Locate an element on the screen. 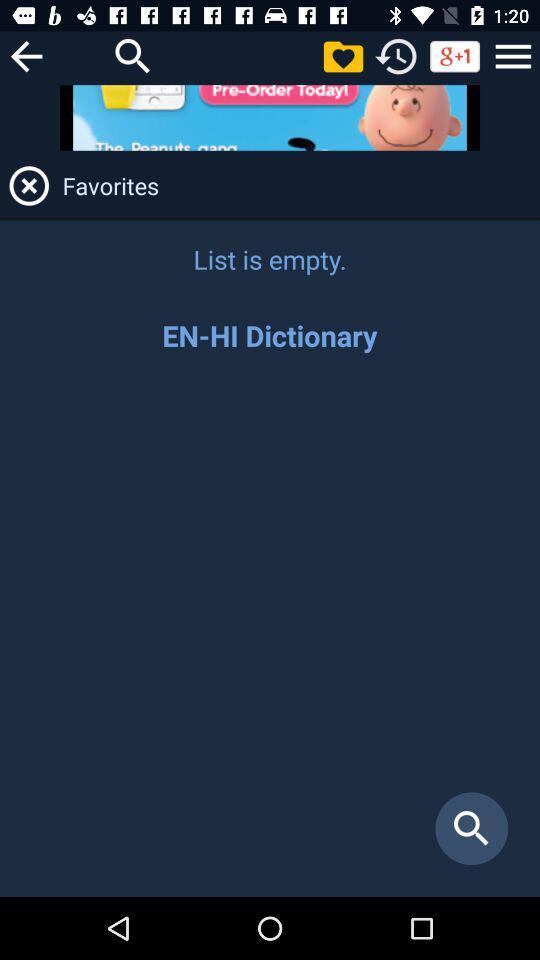 The height and width of the screenshot is (960, 540). closes the favorites list is located at coordinates (28, 185).